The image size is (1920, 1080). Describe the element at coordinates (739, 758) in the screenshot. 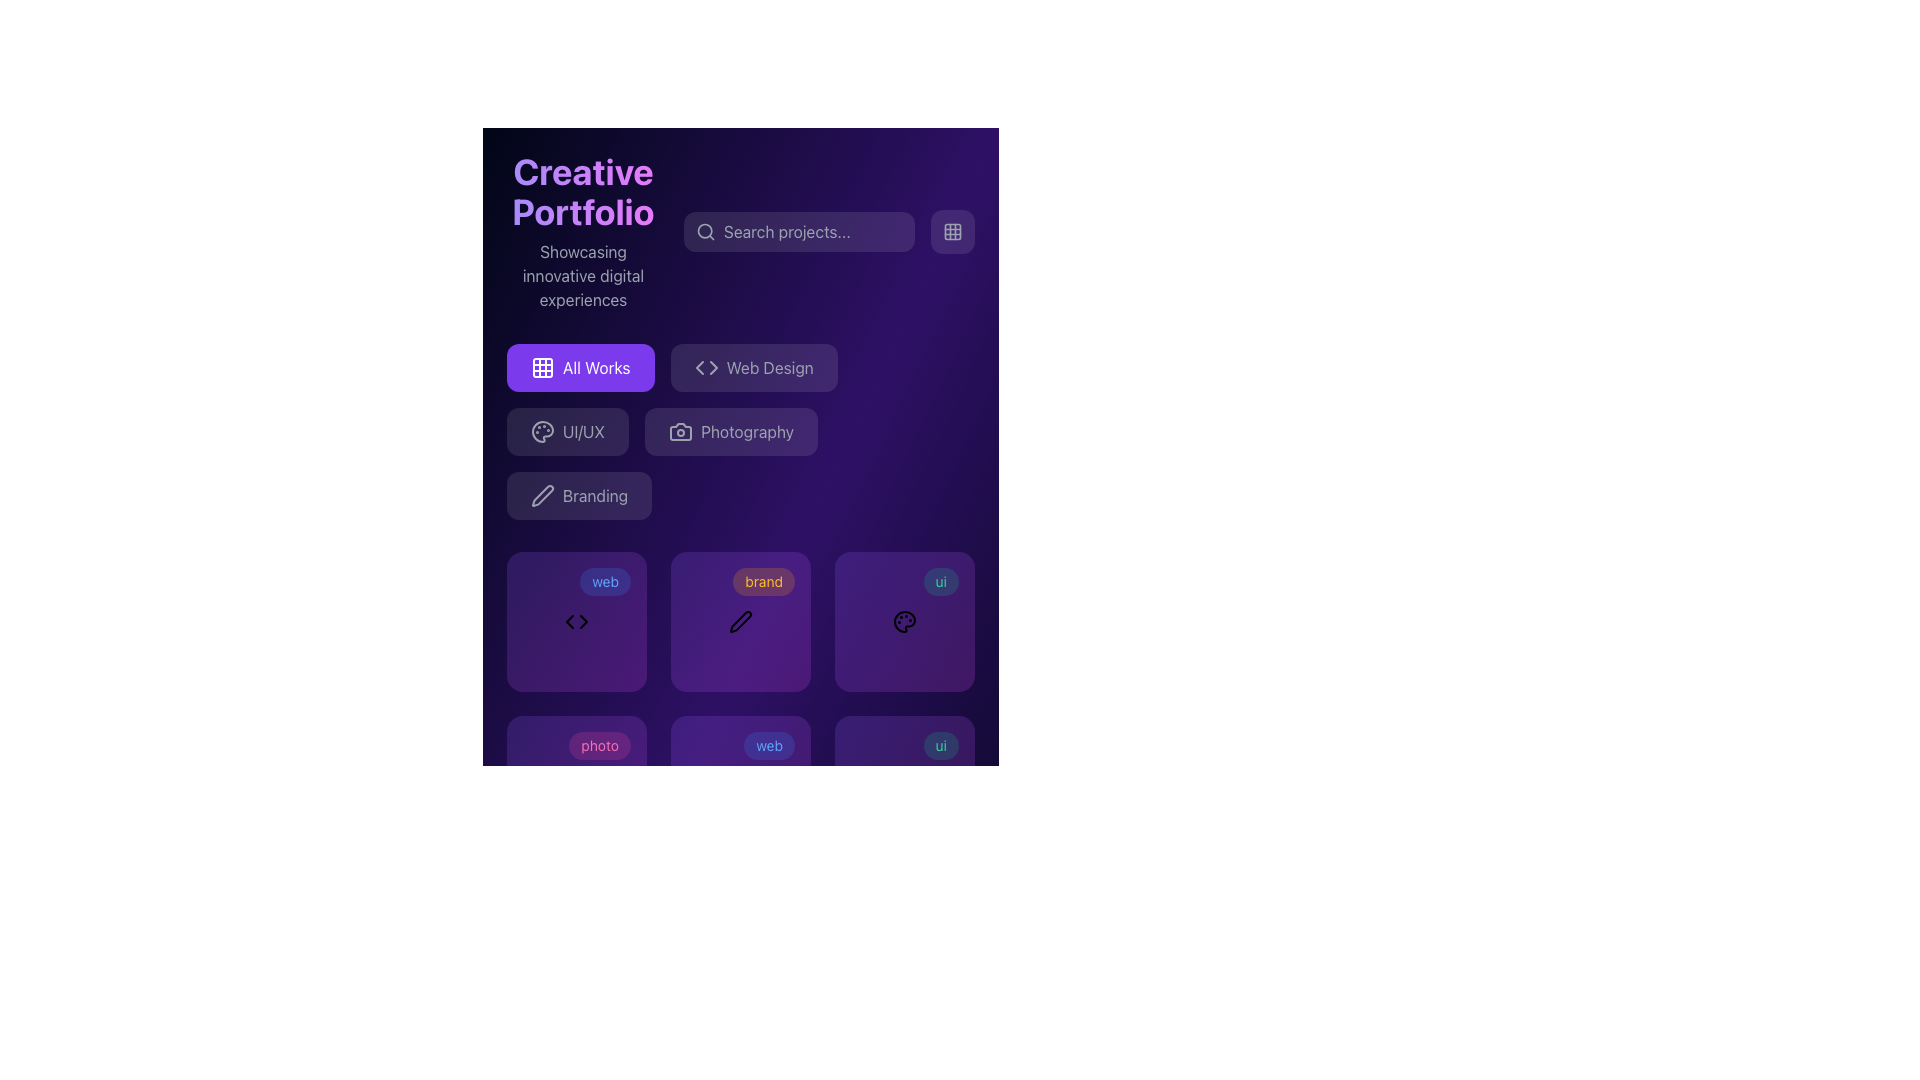

I see `the title text element that serves as a headline for the card, located in the upper part of the footer-like section at the bottom of the card` at that location.